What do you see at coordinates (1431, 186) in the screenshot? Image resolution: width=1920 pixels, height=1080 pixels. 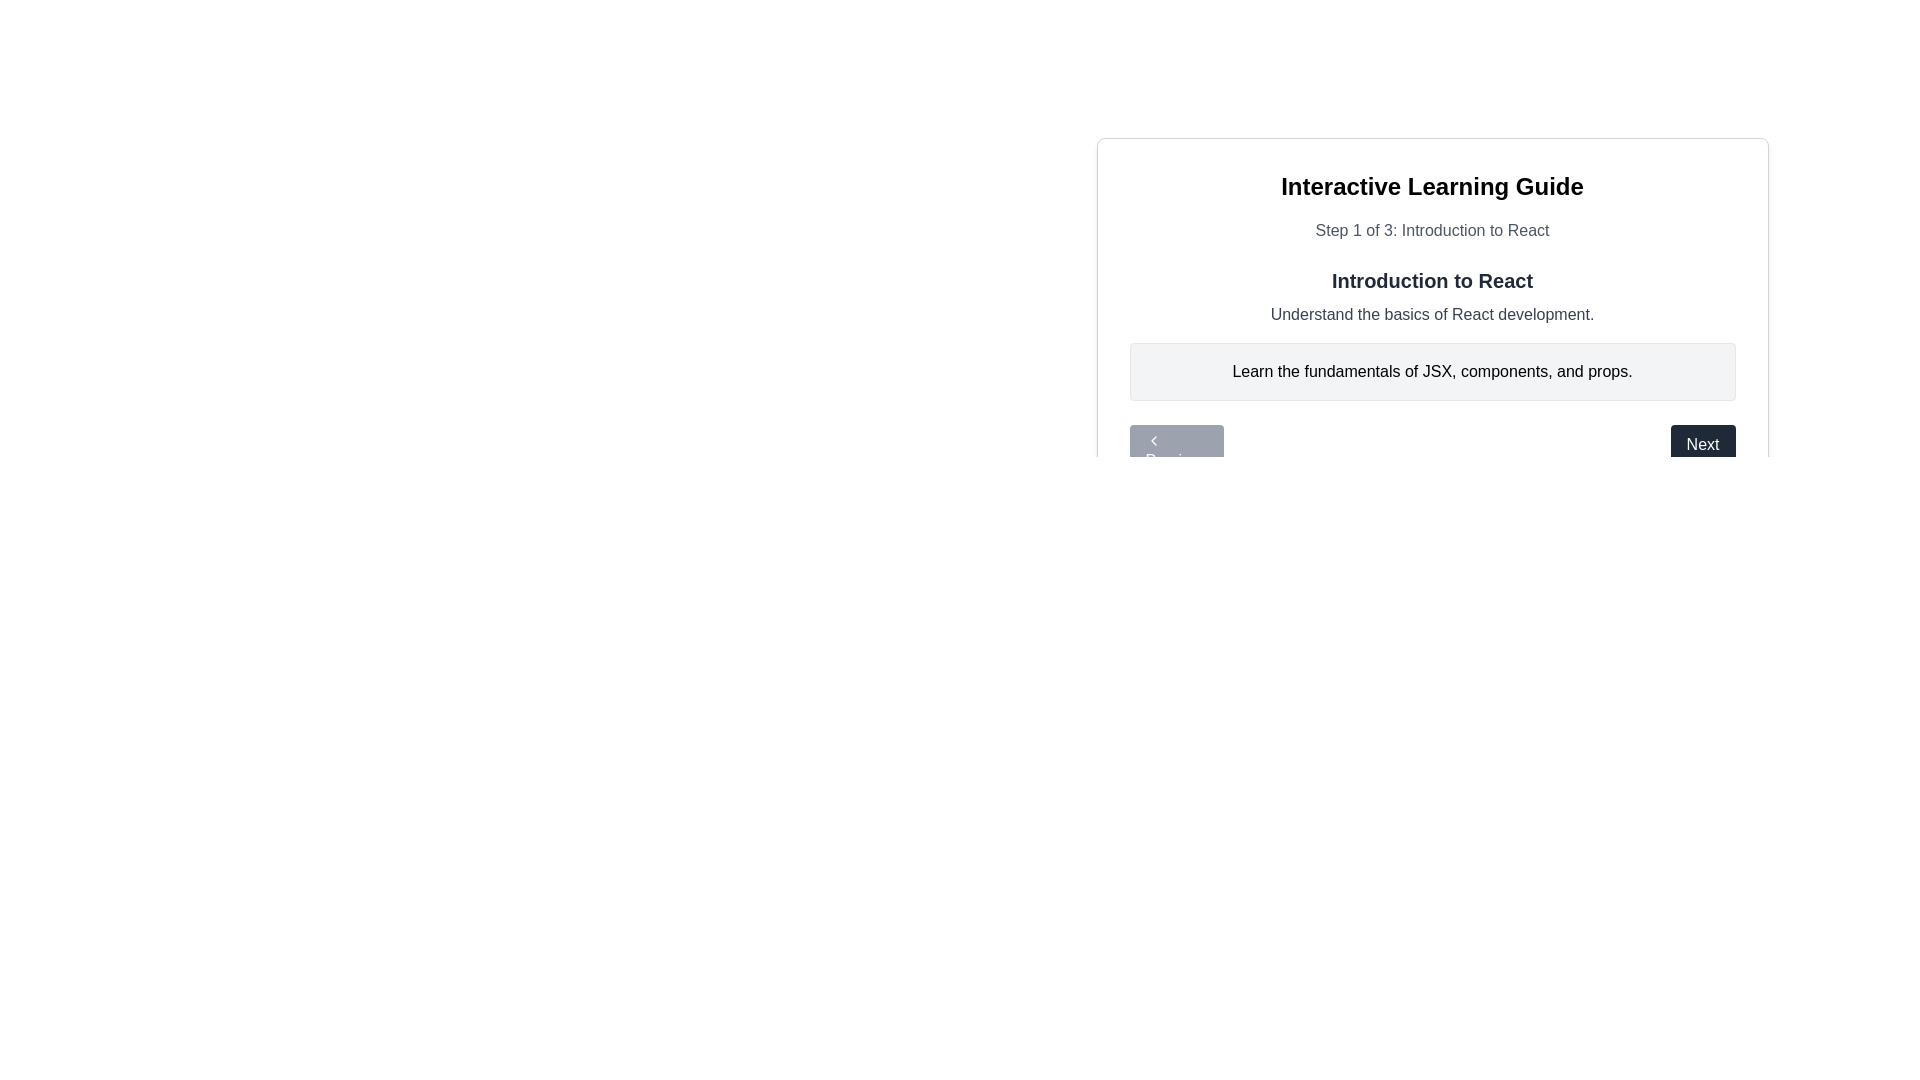 I see `the bold, large title text reading 'Interactive Learning Guide' which is positioned at the top of the central card-like interface` at bounding box center [1431, 186].